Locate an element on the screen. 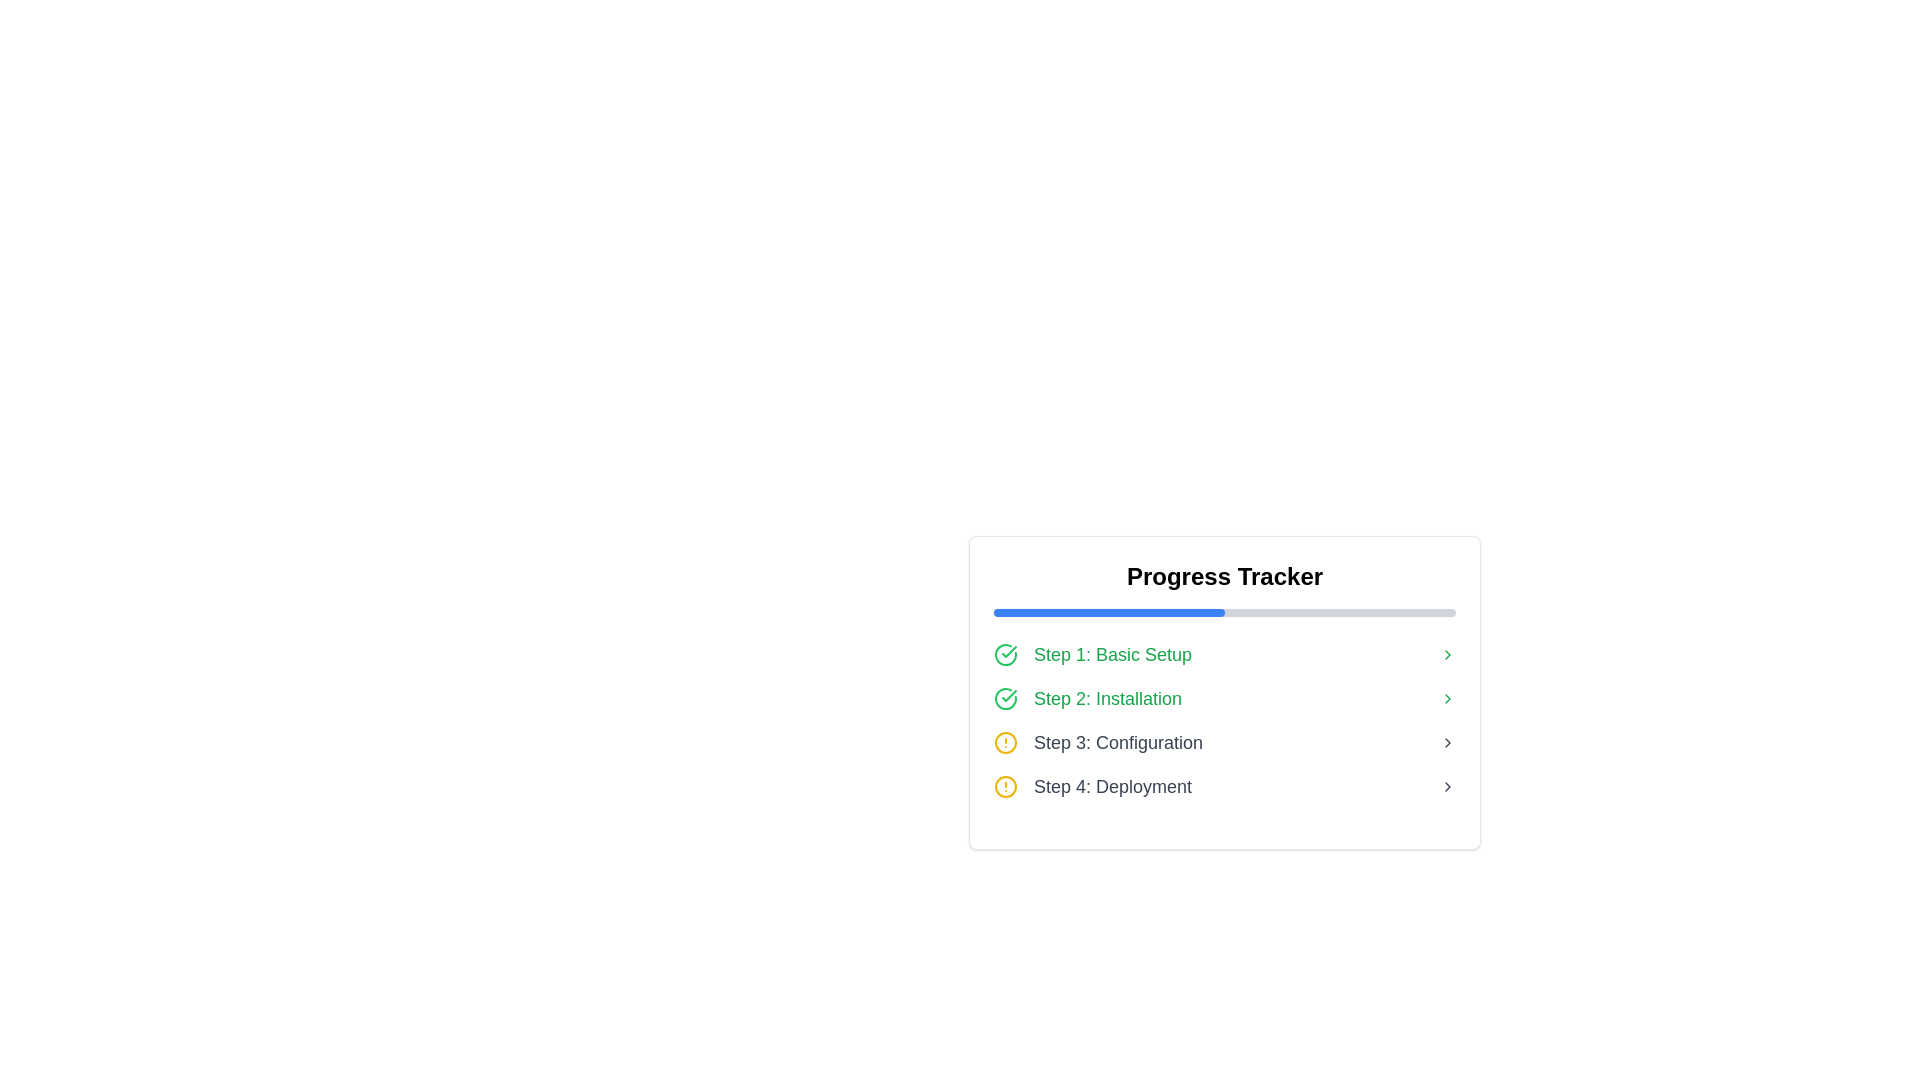  the filled circle icon located on the left side of the 'Step 3: Configuration' in the Progress Tracker component is located at coordinates (1006, 743).